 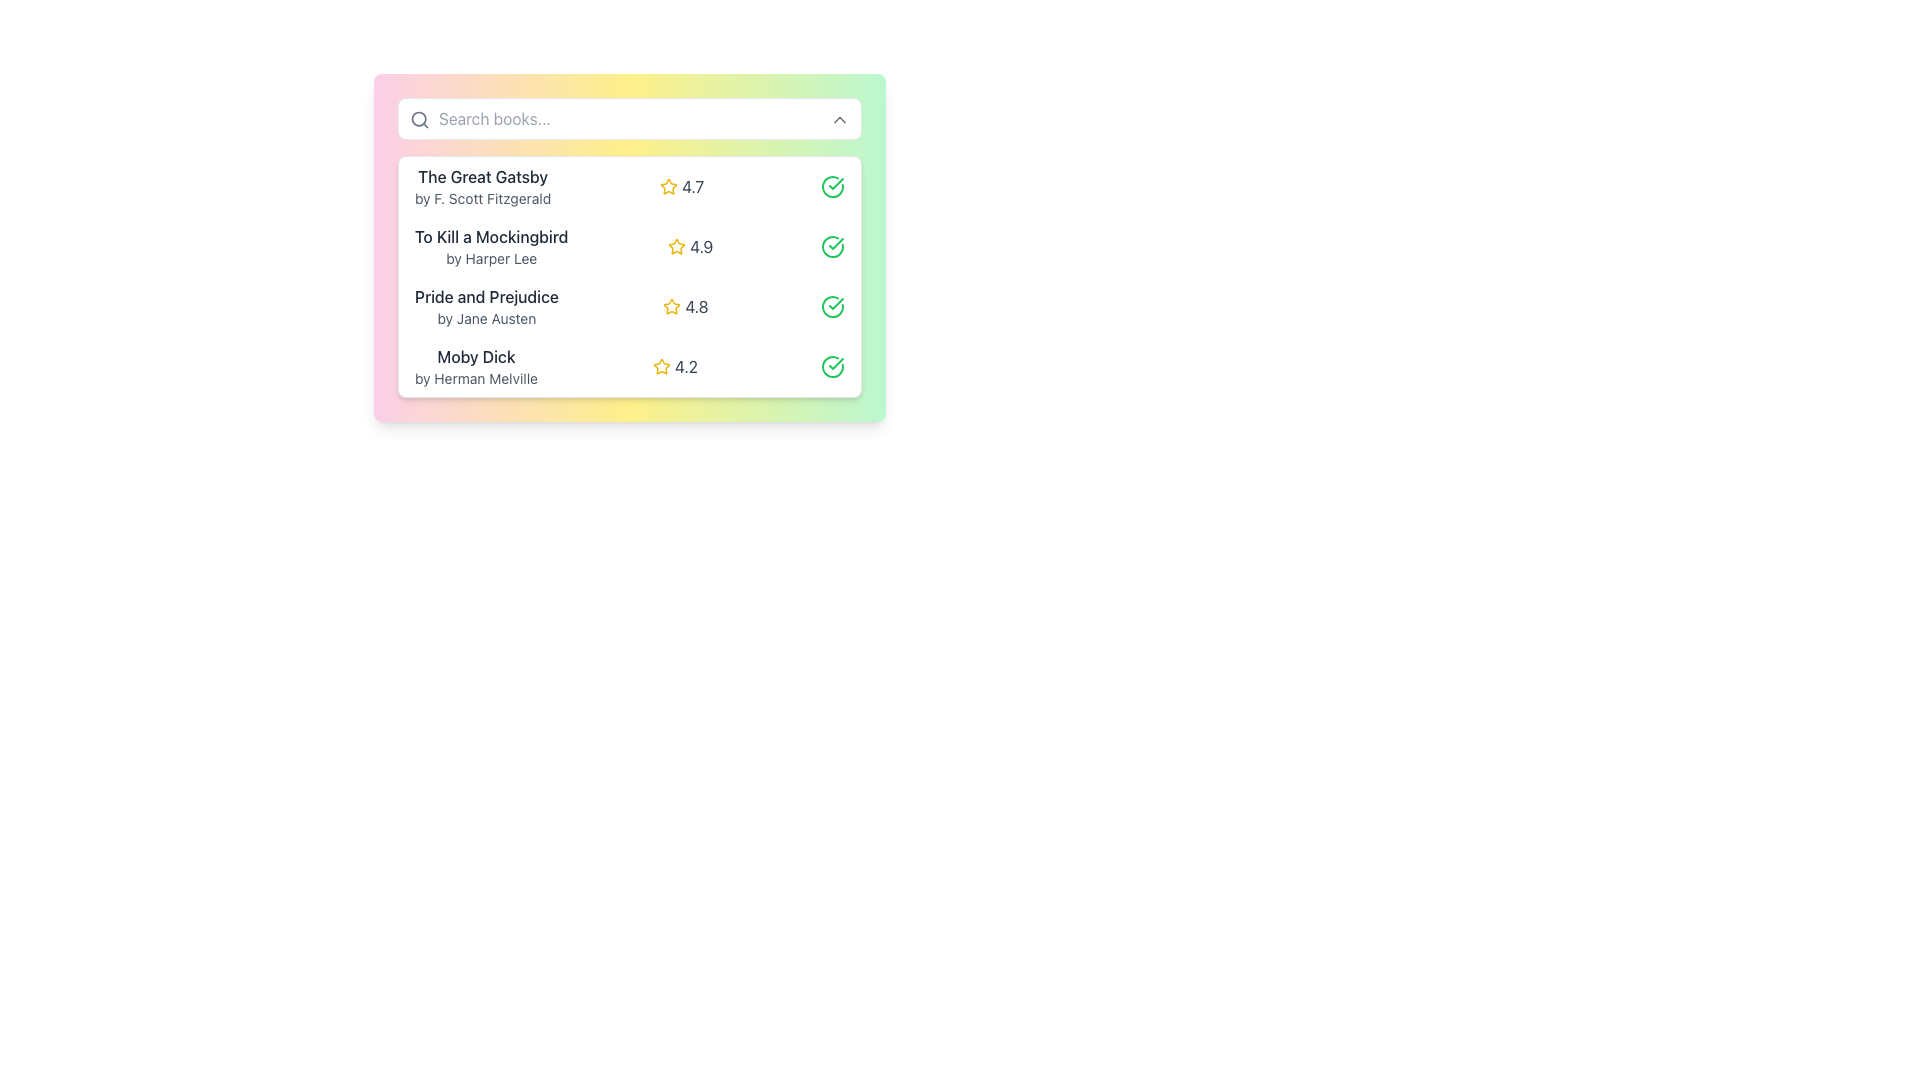 What do you see at coordinates (685, 307) in the screenshot?
I see `numeric rating of '4.8' displayed in the rating indicator, which consists of a yellow star icon followed by the gray text, located within the 'Pride and Prejudice by Jane Austen' list item` at bounding box center [685, 307].